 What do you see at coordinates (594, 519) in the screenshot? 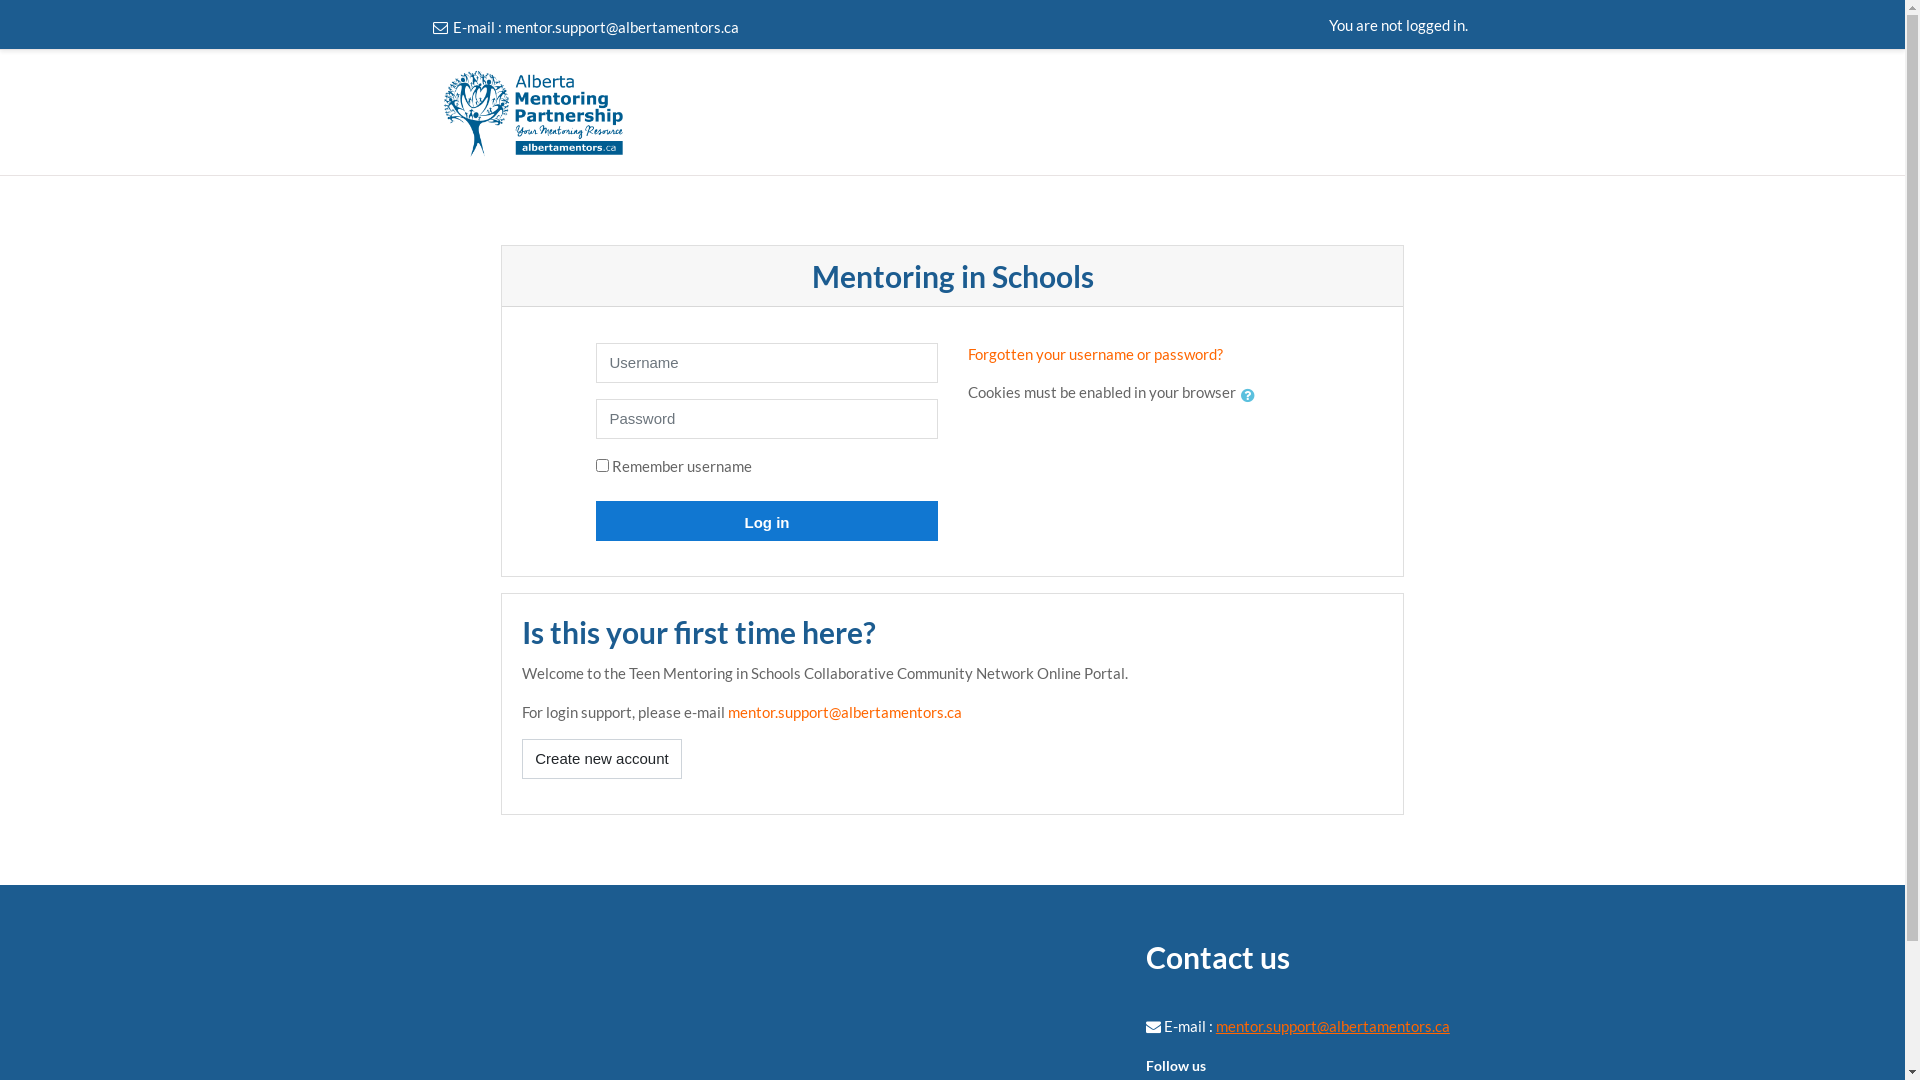
I see `'Log in'` at bounding box center [594, 519].